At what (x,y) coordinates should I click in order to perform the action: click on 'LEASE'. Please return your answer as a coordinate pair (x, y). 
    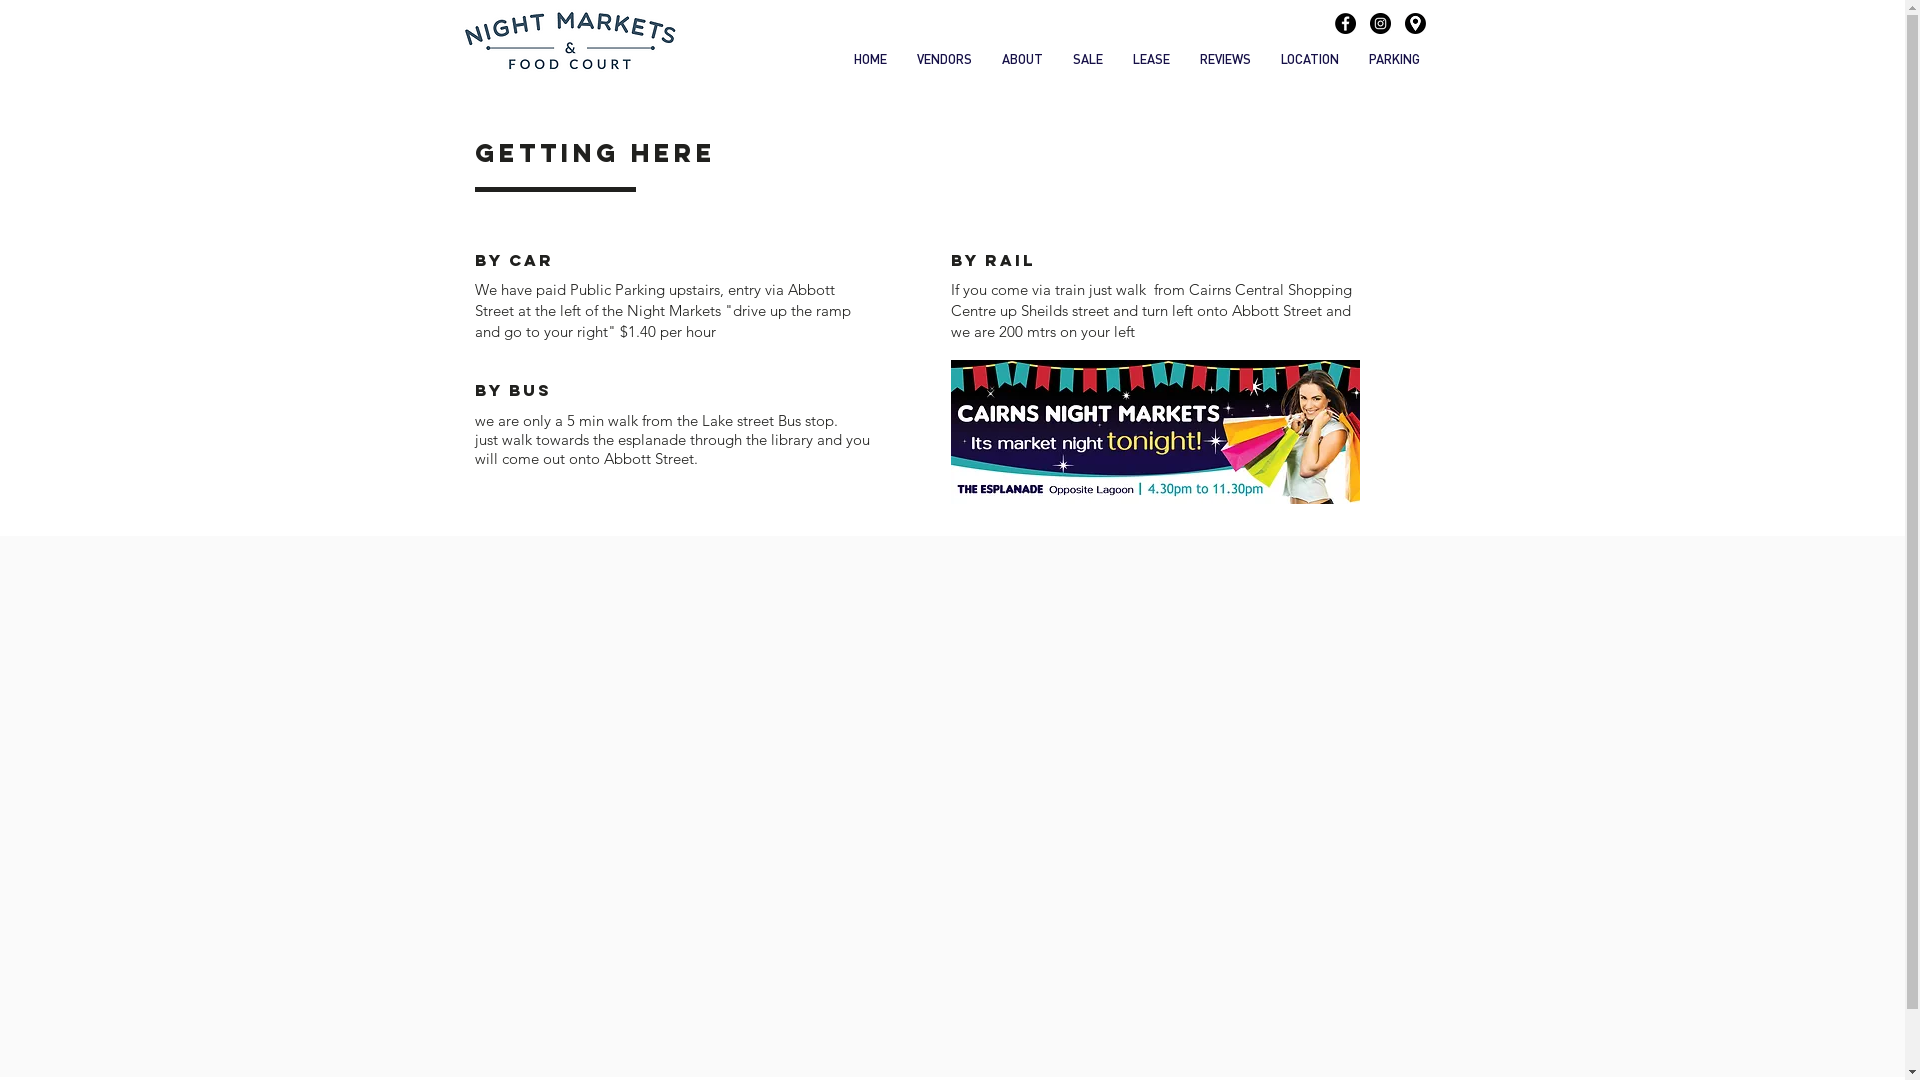
    Looking at the image, I should click on (1151, 57).